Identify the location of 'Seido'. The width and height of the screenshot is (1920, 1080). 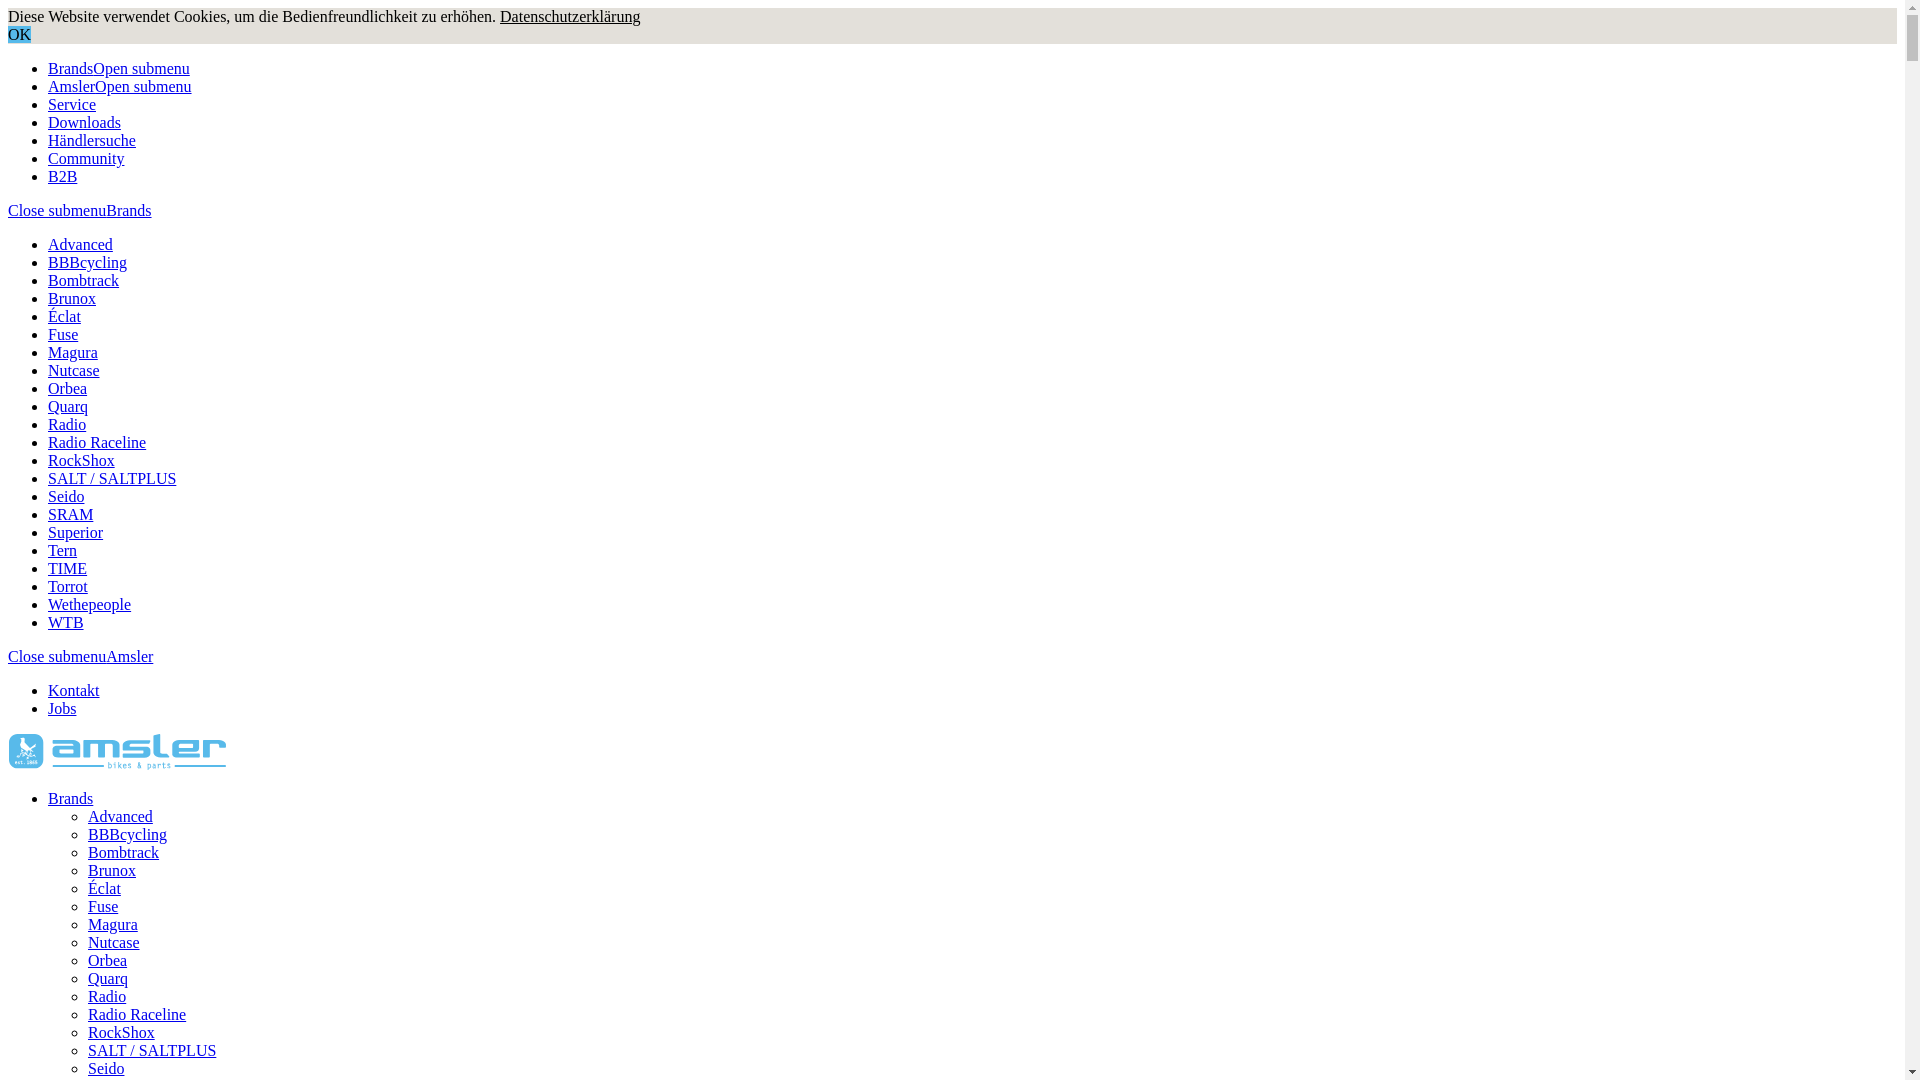
(66, 495).